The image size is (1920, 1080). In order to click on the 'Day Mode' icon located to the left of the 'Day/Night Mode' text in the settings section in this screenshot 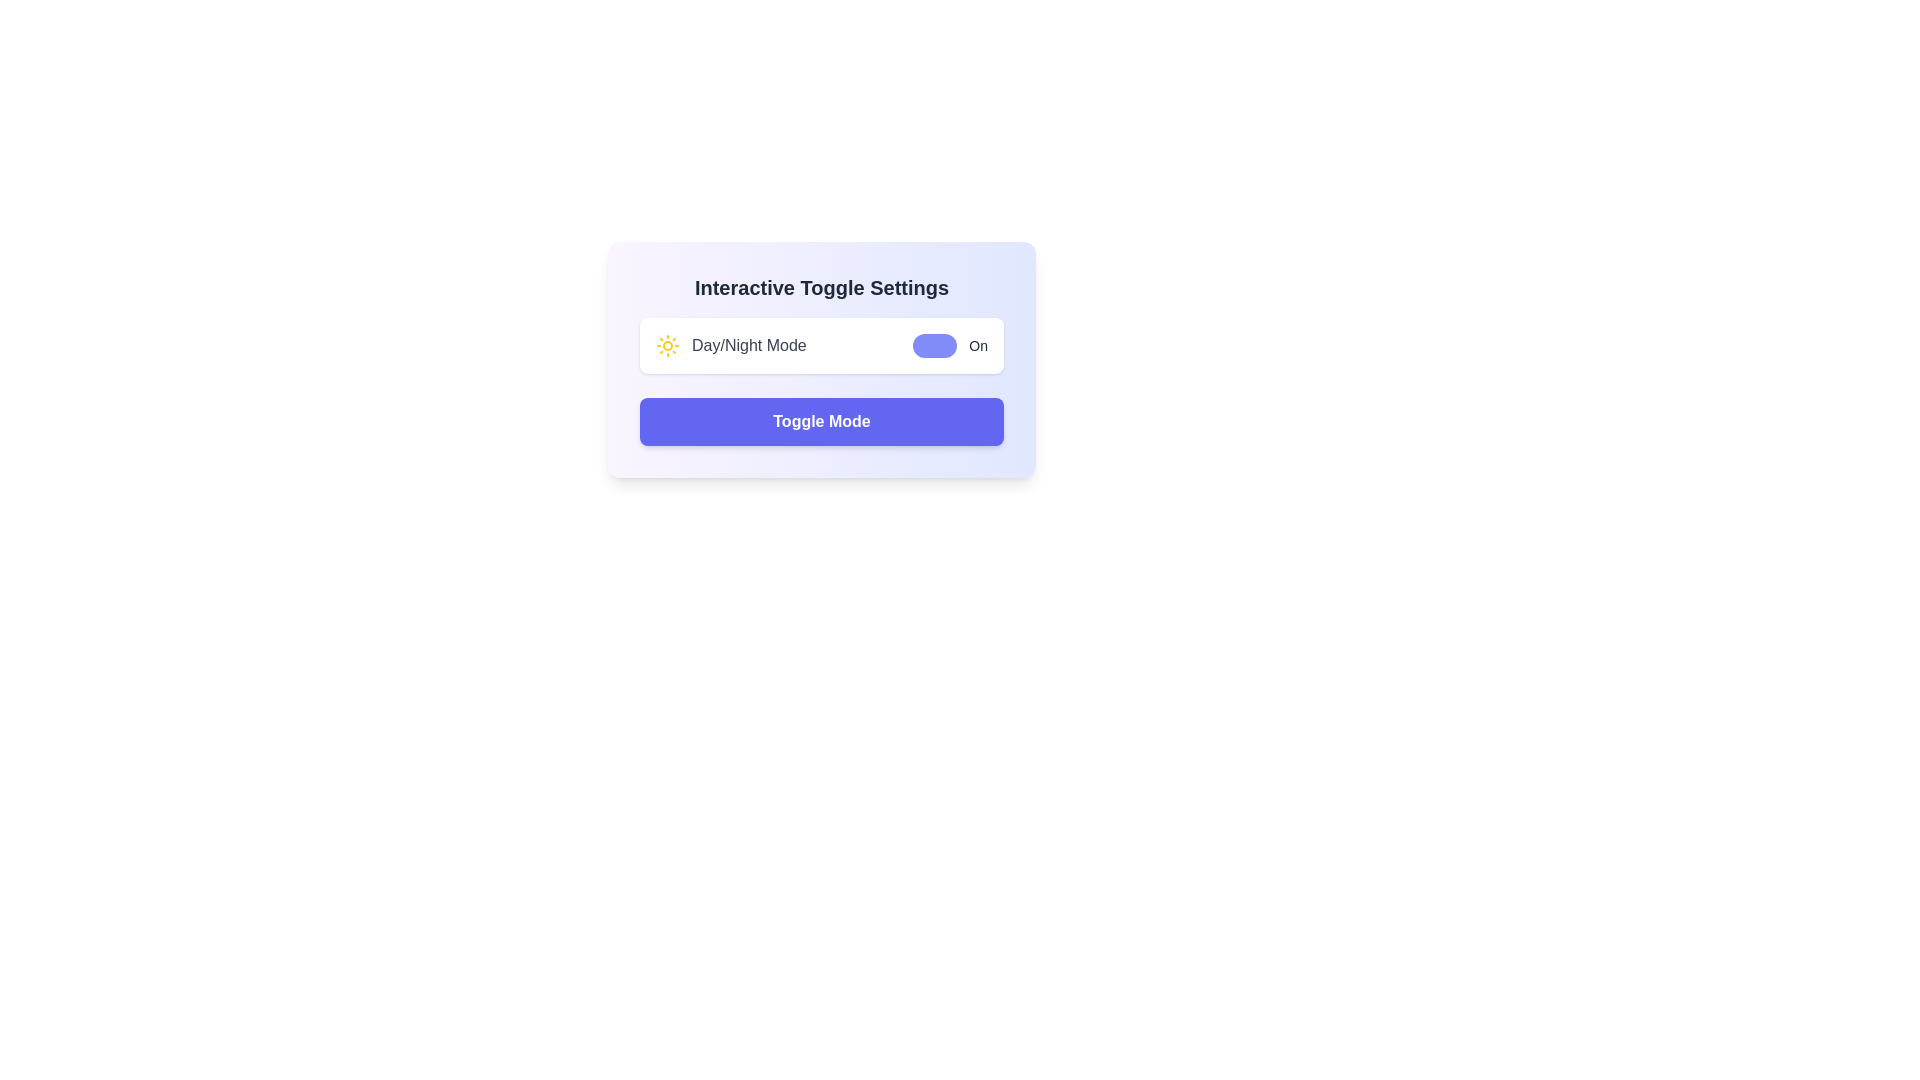, I will do `click(667, 345)`.